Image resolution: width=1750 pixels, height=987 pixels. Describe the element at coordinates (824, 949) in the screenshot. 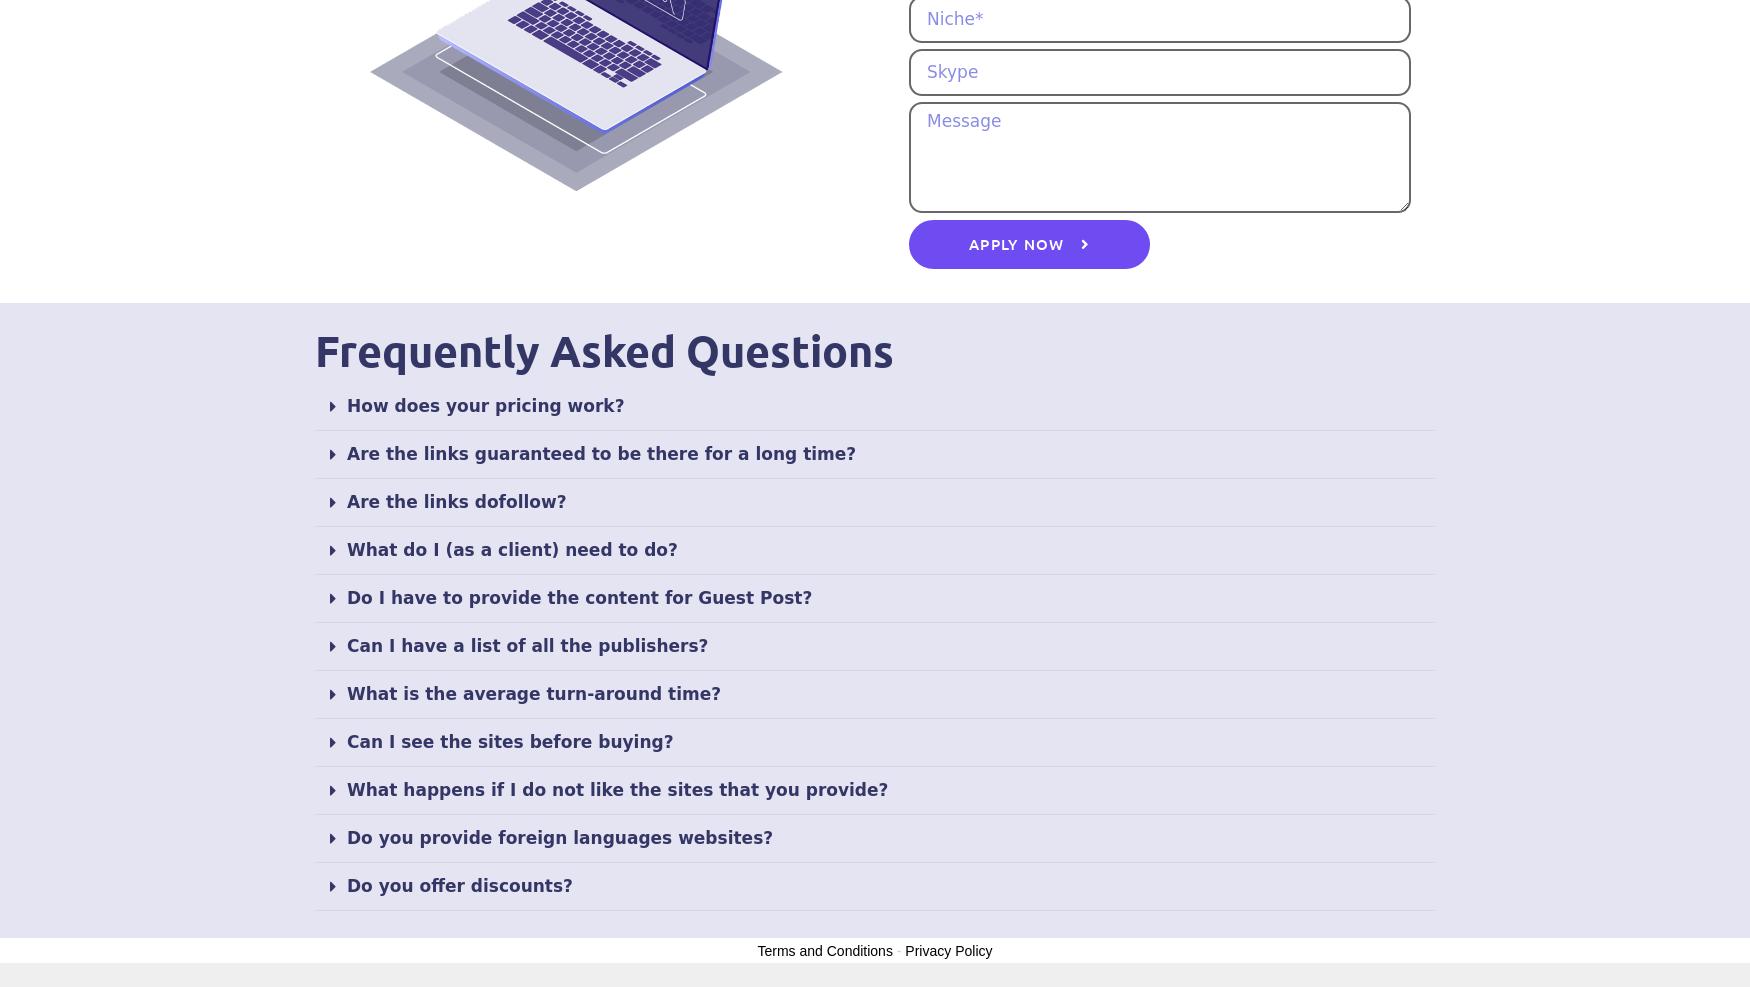

I see `'Terms and Conditions'` at that location.